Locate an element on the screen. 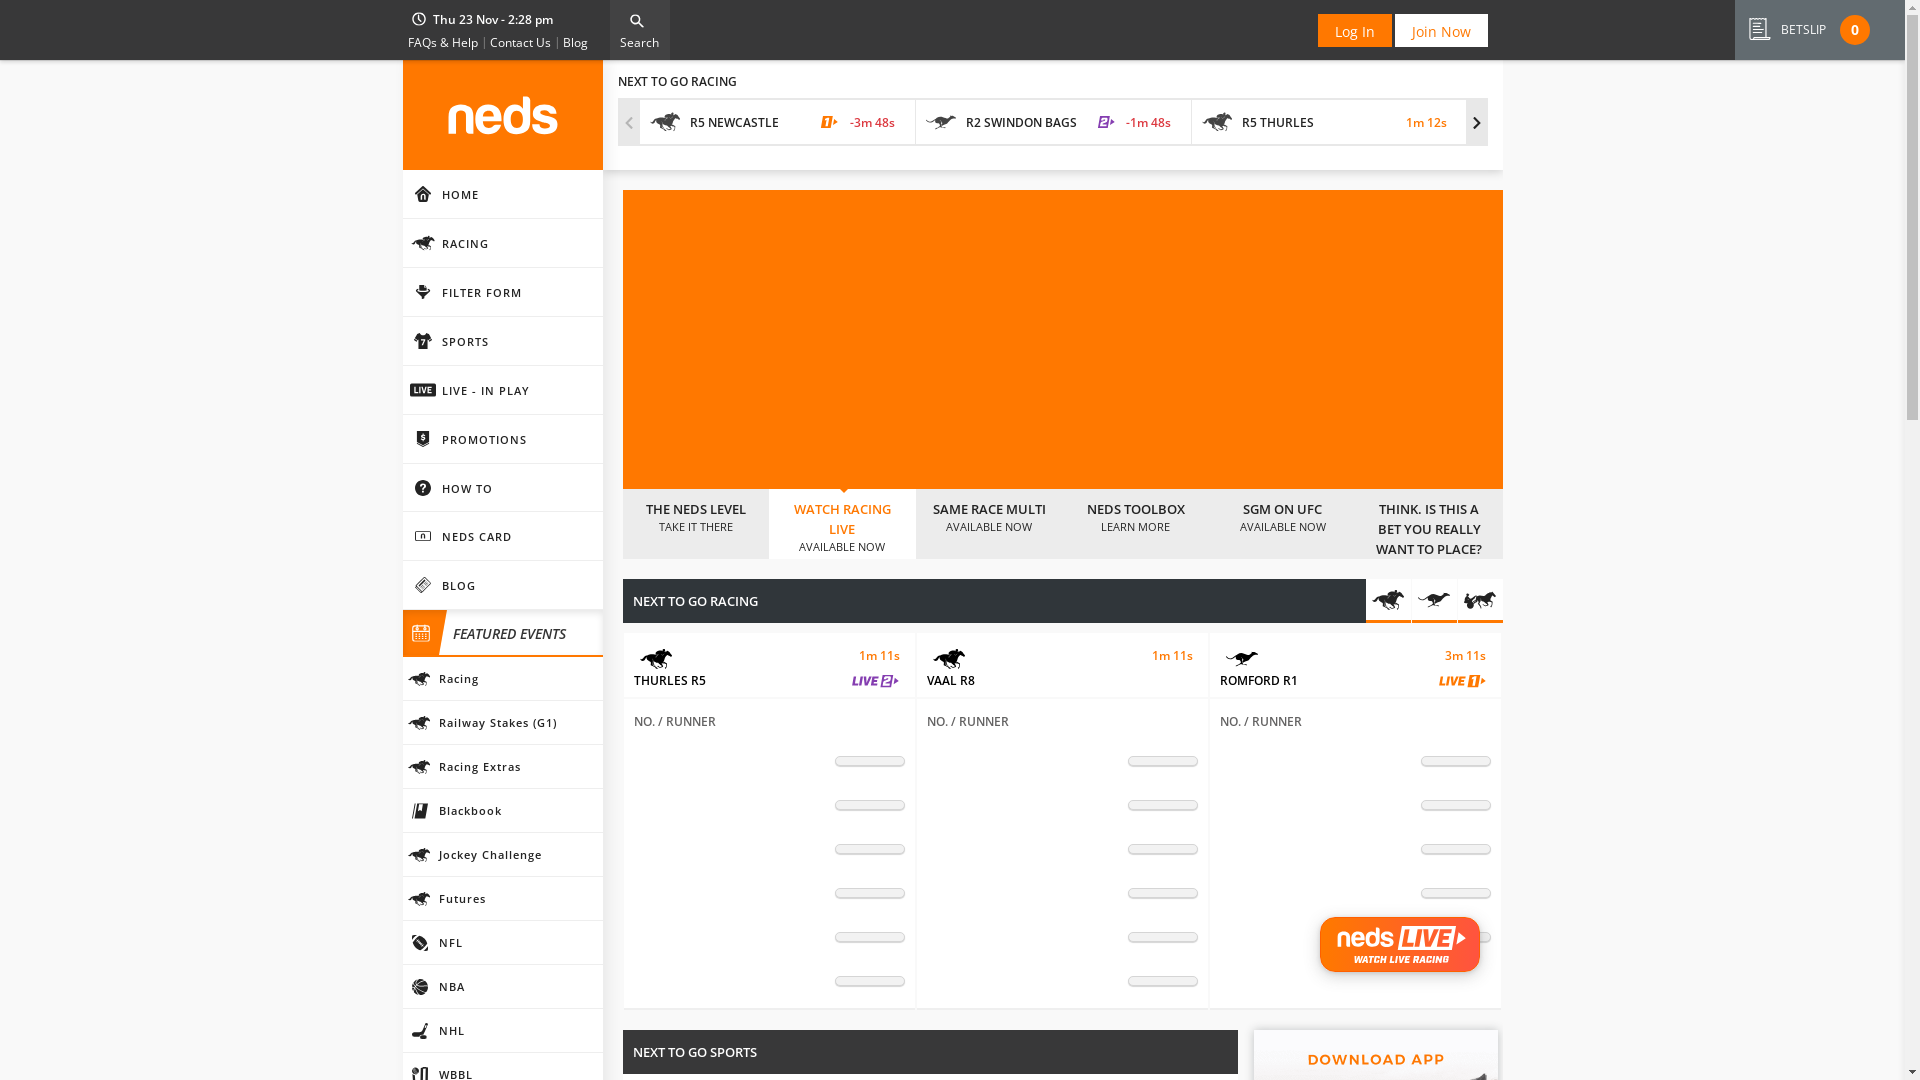 The image size is (1920, 1080). 'R2 SWINDON BAGS is located at coordinates (915, 122).